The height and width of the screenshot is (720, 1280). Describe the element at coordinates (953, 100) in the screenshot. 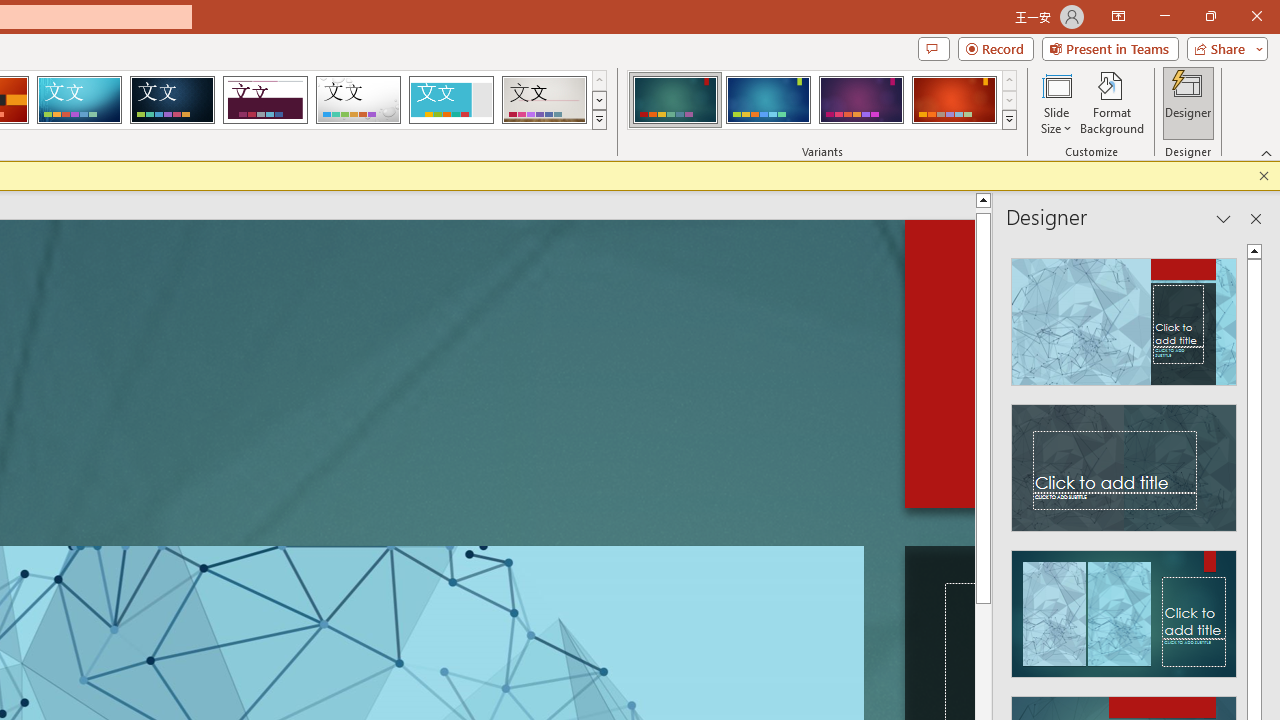

I see `'Ion Variant 4'` at that location.